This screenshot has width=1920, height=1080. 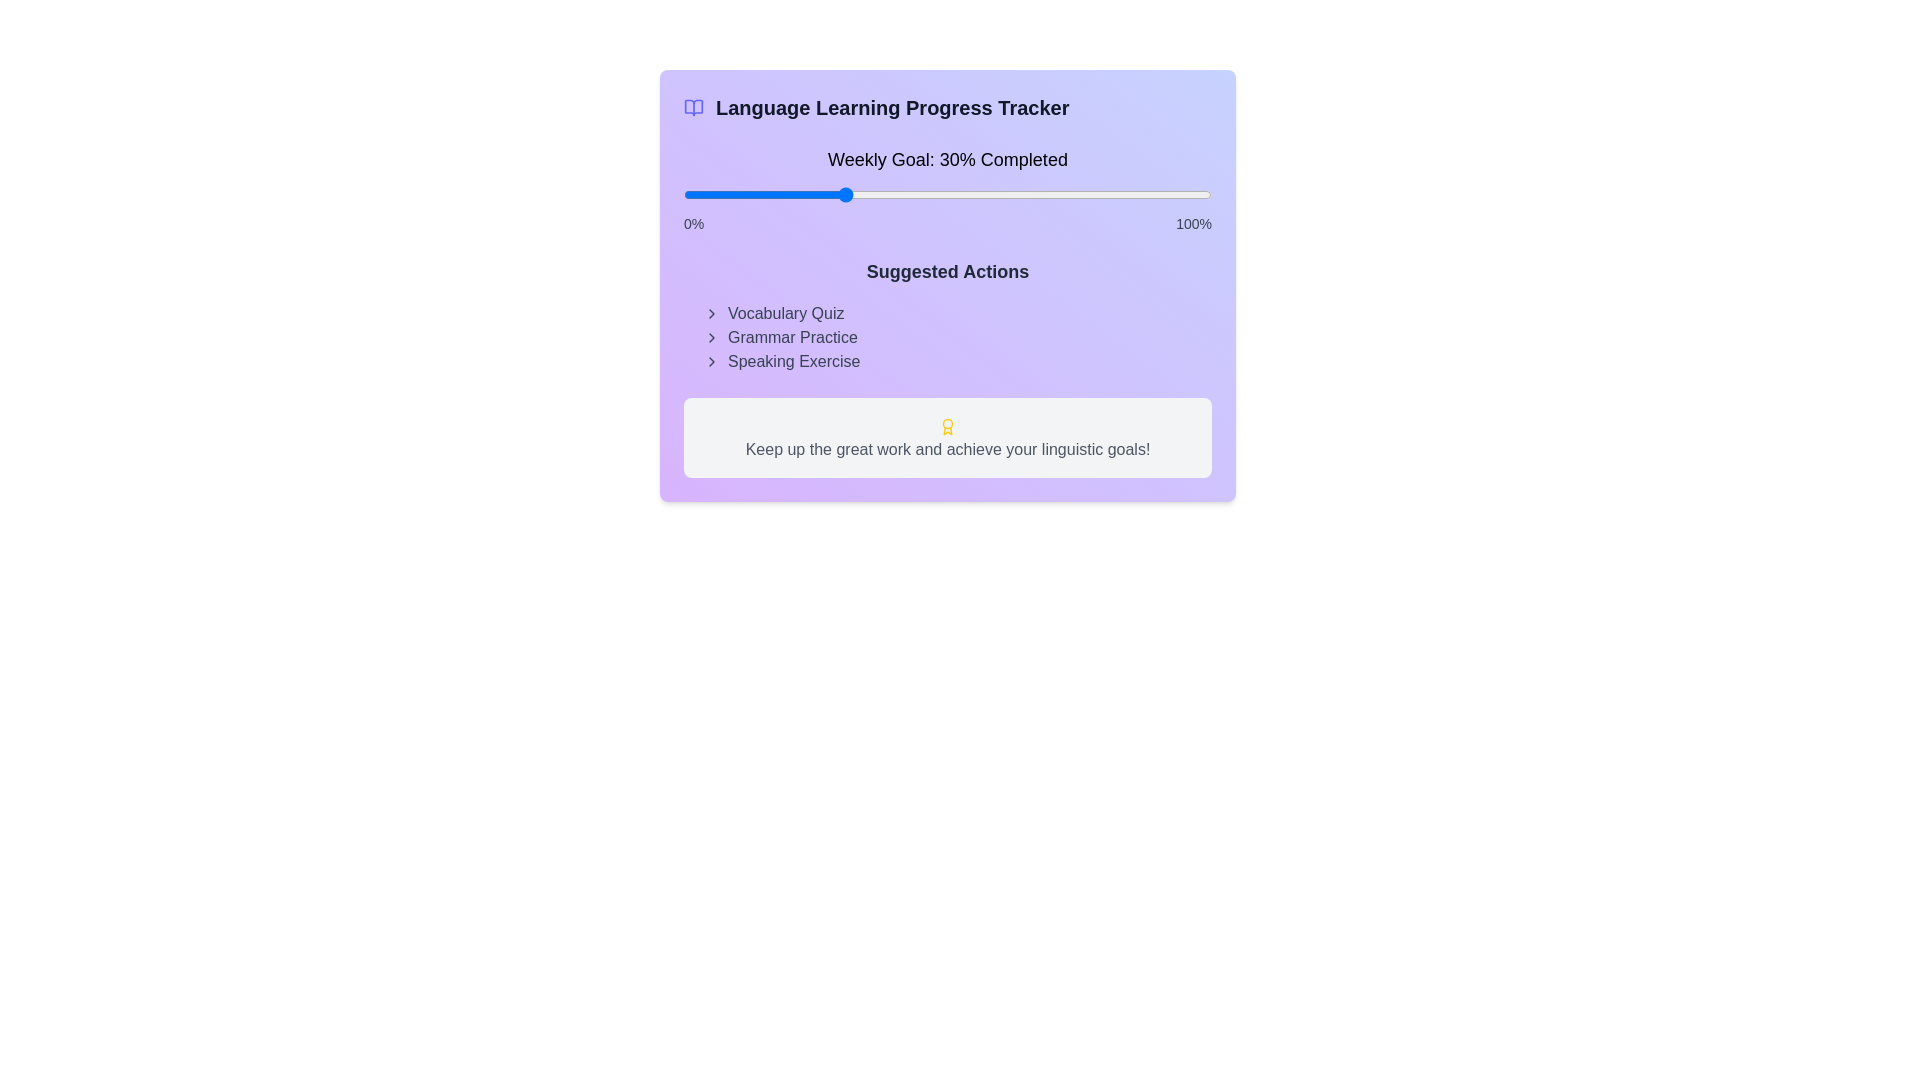 What do you see at coordinates (720, 195) in the screenshot?
I see `the progress slider to set the weekly goal completion percentage to 7` at bounding box center [720, 195].